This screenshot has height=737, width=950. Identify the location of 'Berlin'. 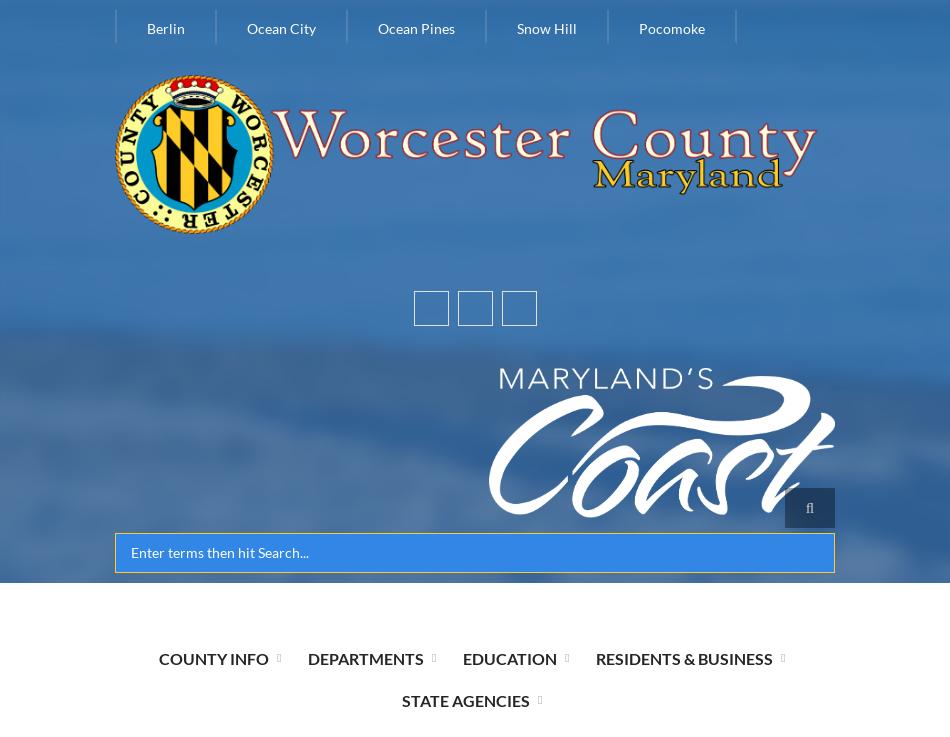
(165, 27).